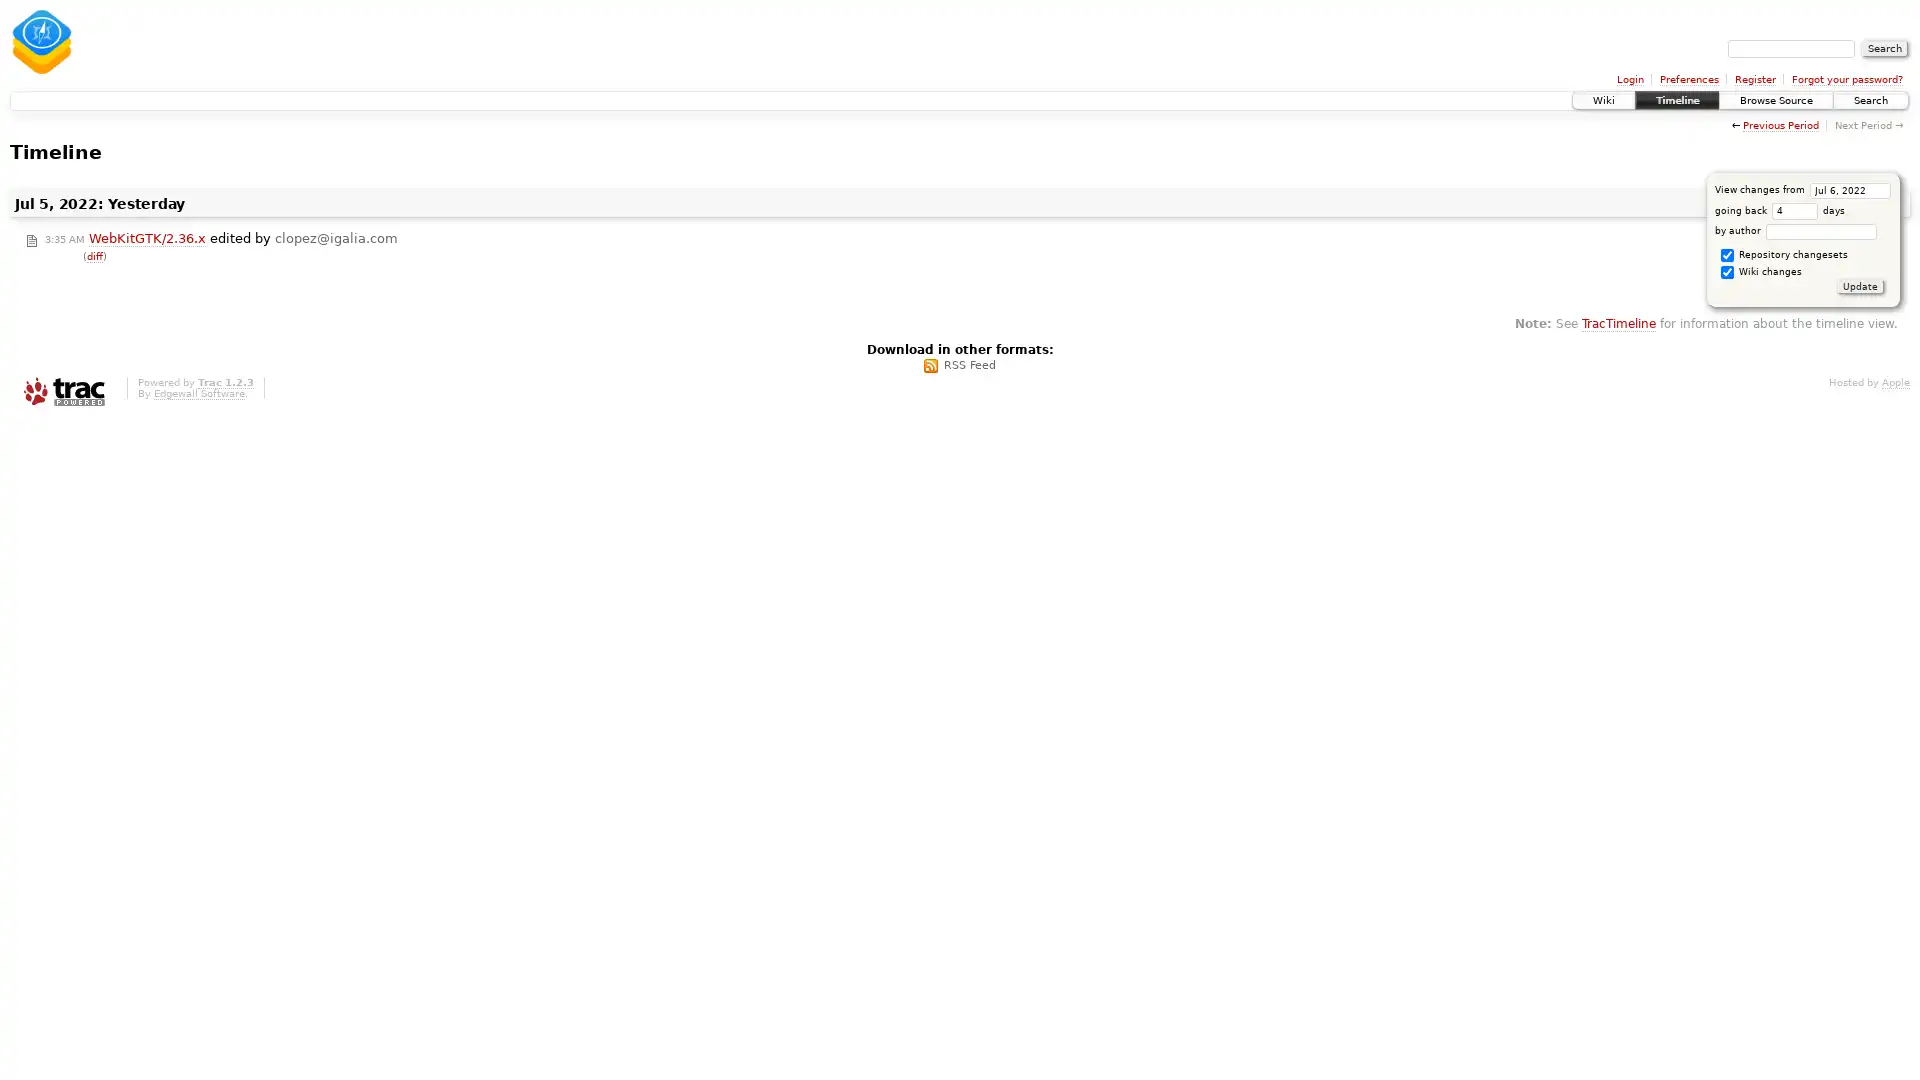 This screenshot has width=1920, height=1080. Describe the element at coordinates (1884, 48) in the screenshot. I see `Search` at that location.